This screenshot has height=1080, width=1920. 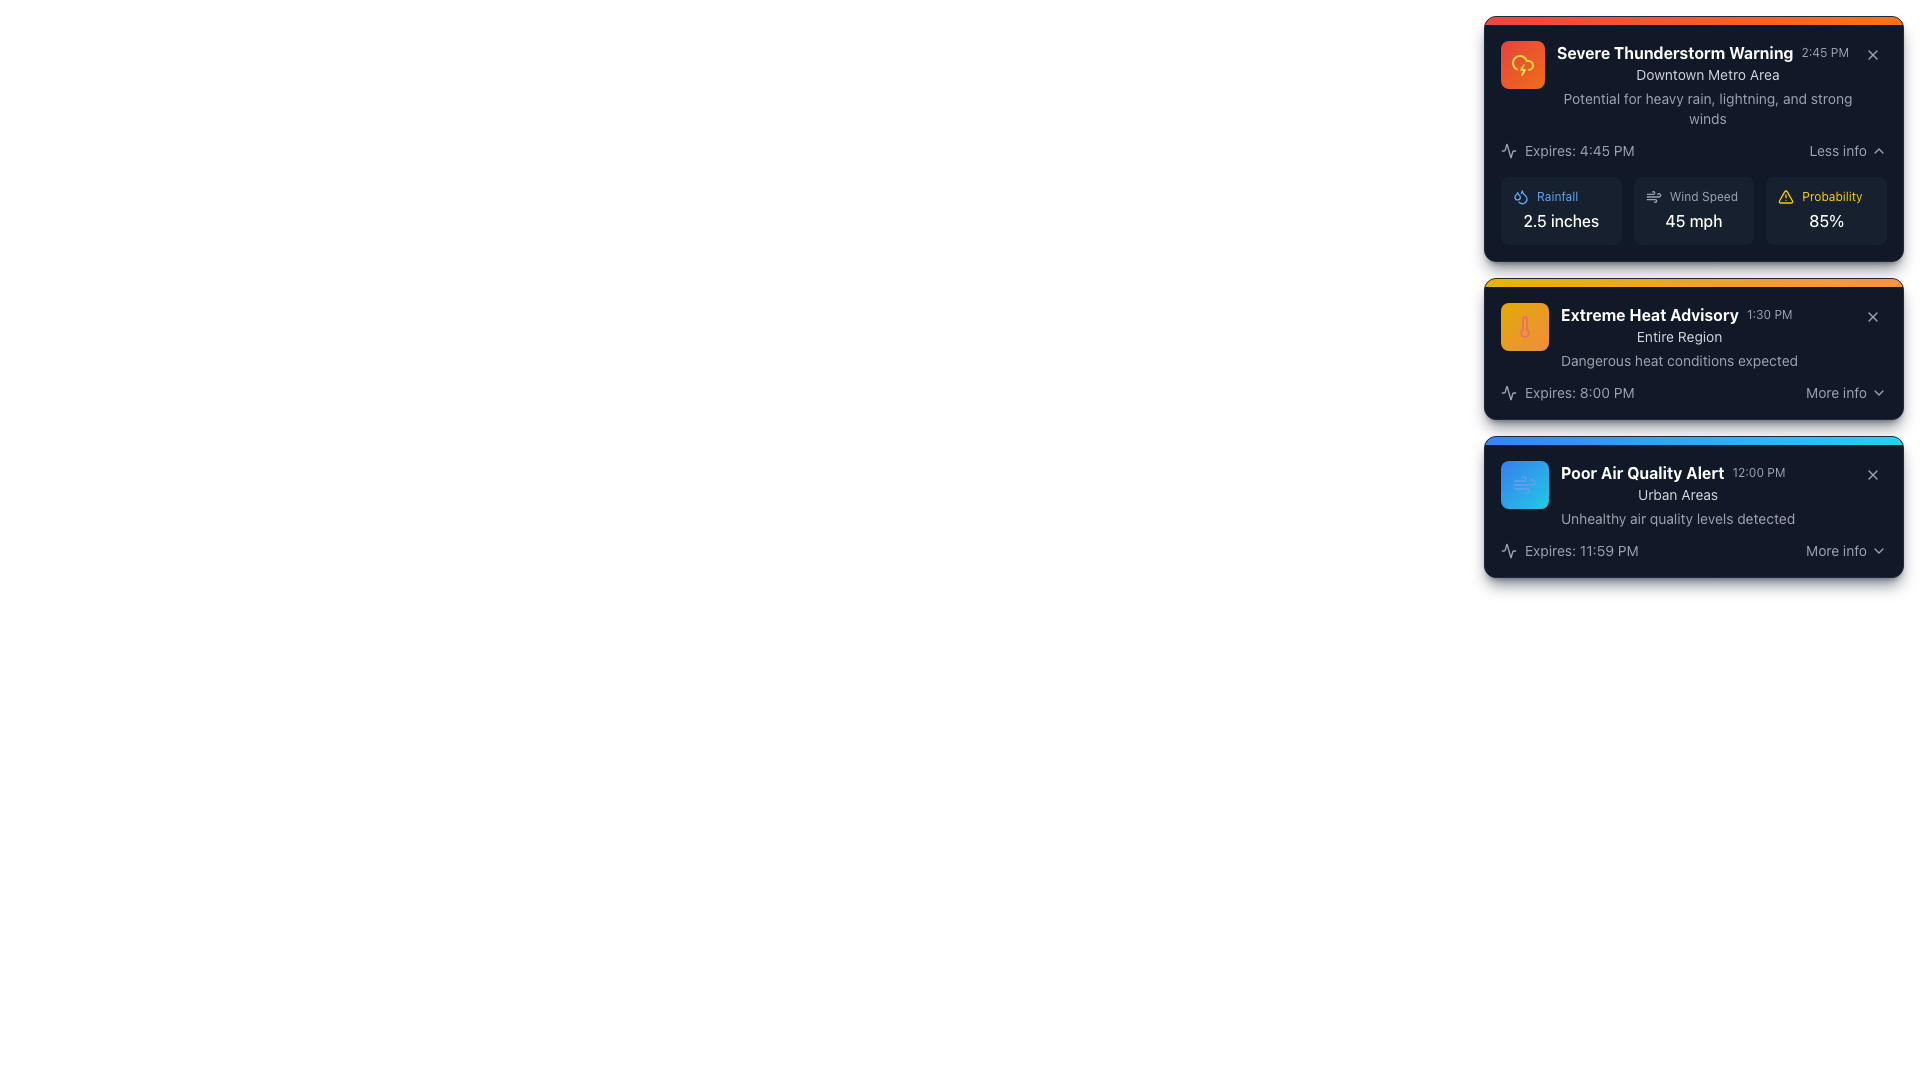 I want to click on the small, blue-outlined droplet icon located to the left of the text 'Rainfall', so click(x=1520, y=196).